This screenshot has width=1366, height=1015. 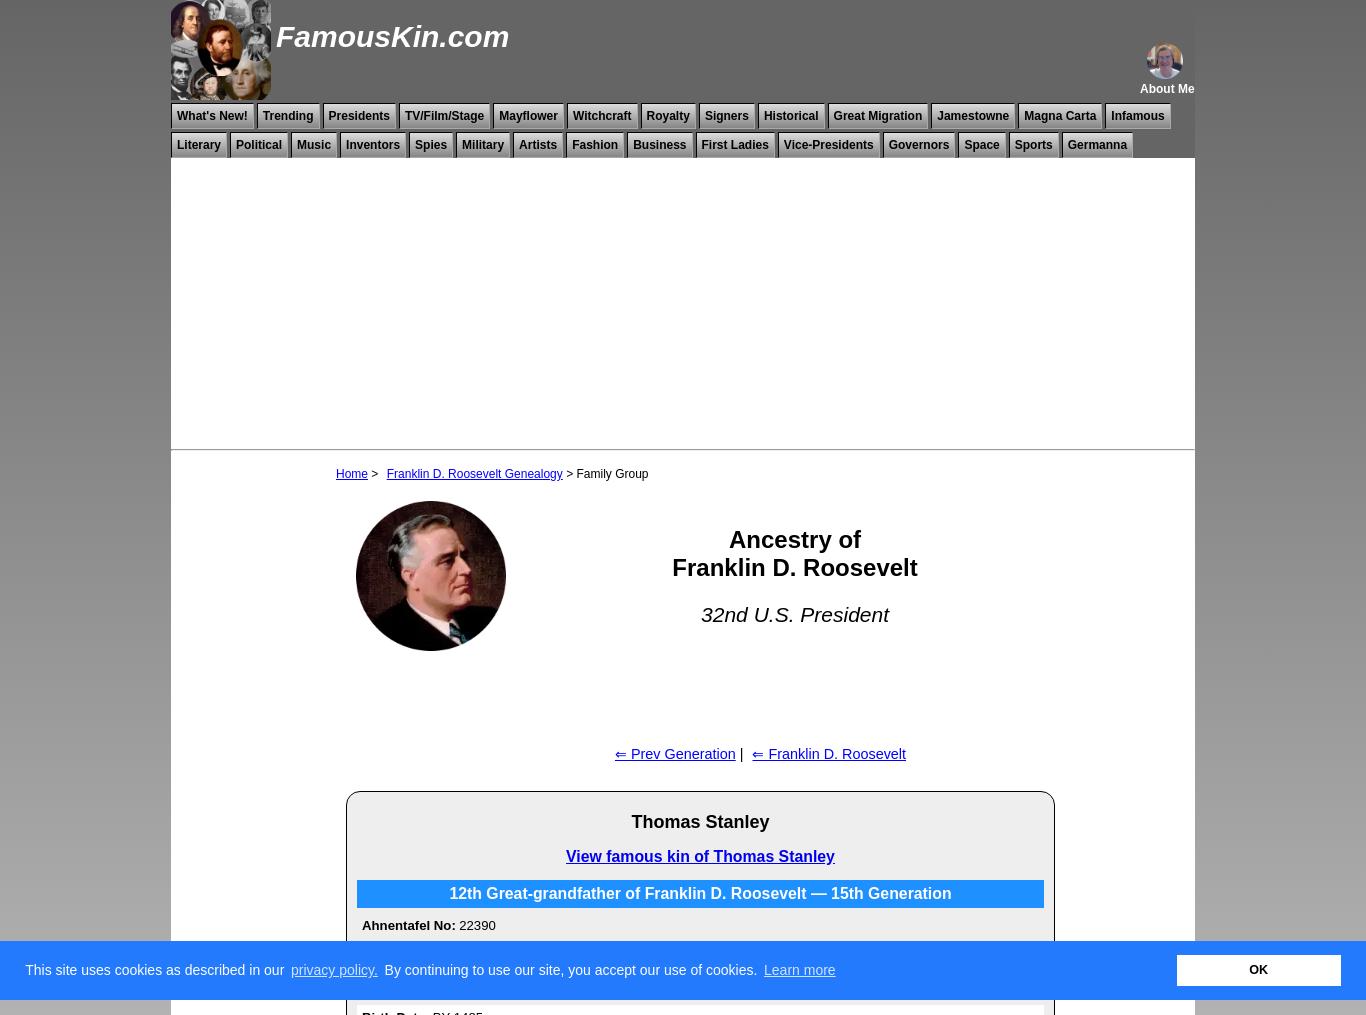 What do you see at coordinates (798, 970) in the screenshot?
I see `'Learn more'` at bounding box center [798, 970].